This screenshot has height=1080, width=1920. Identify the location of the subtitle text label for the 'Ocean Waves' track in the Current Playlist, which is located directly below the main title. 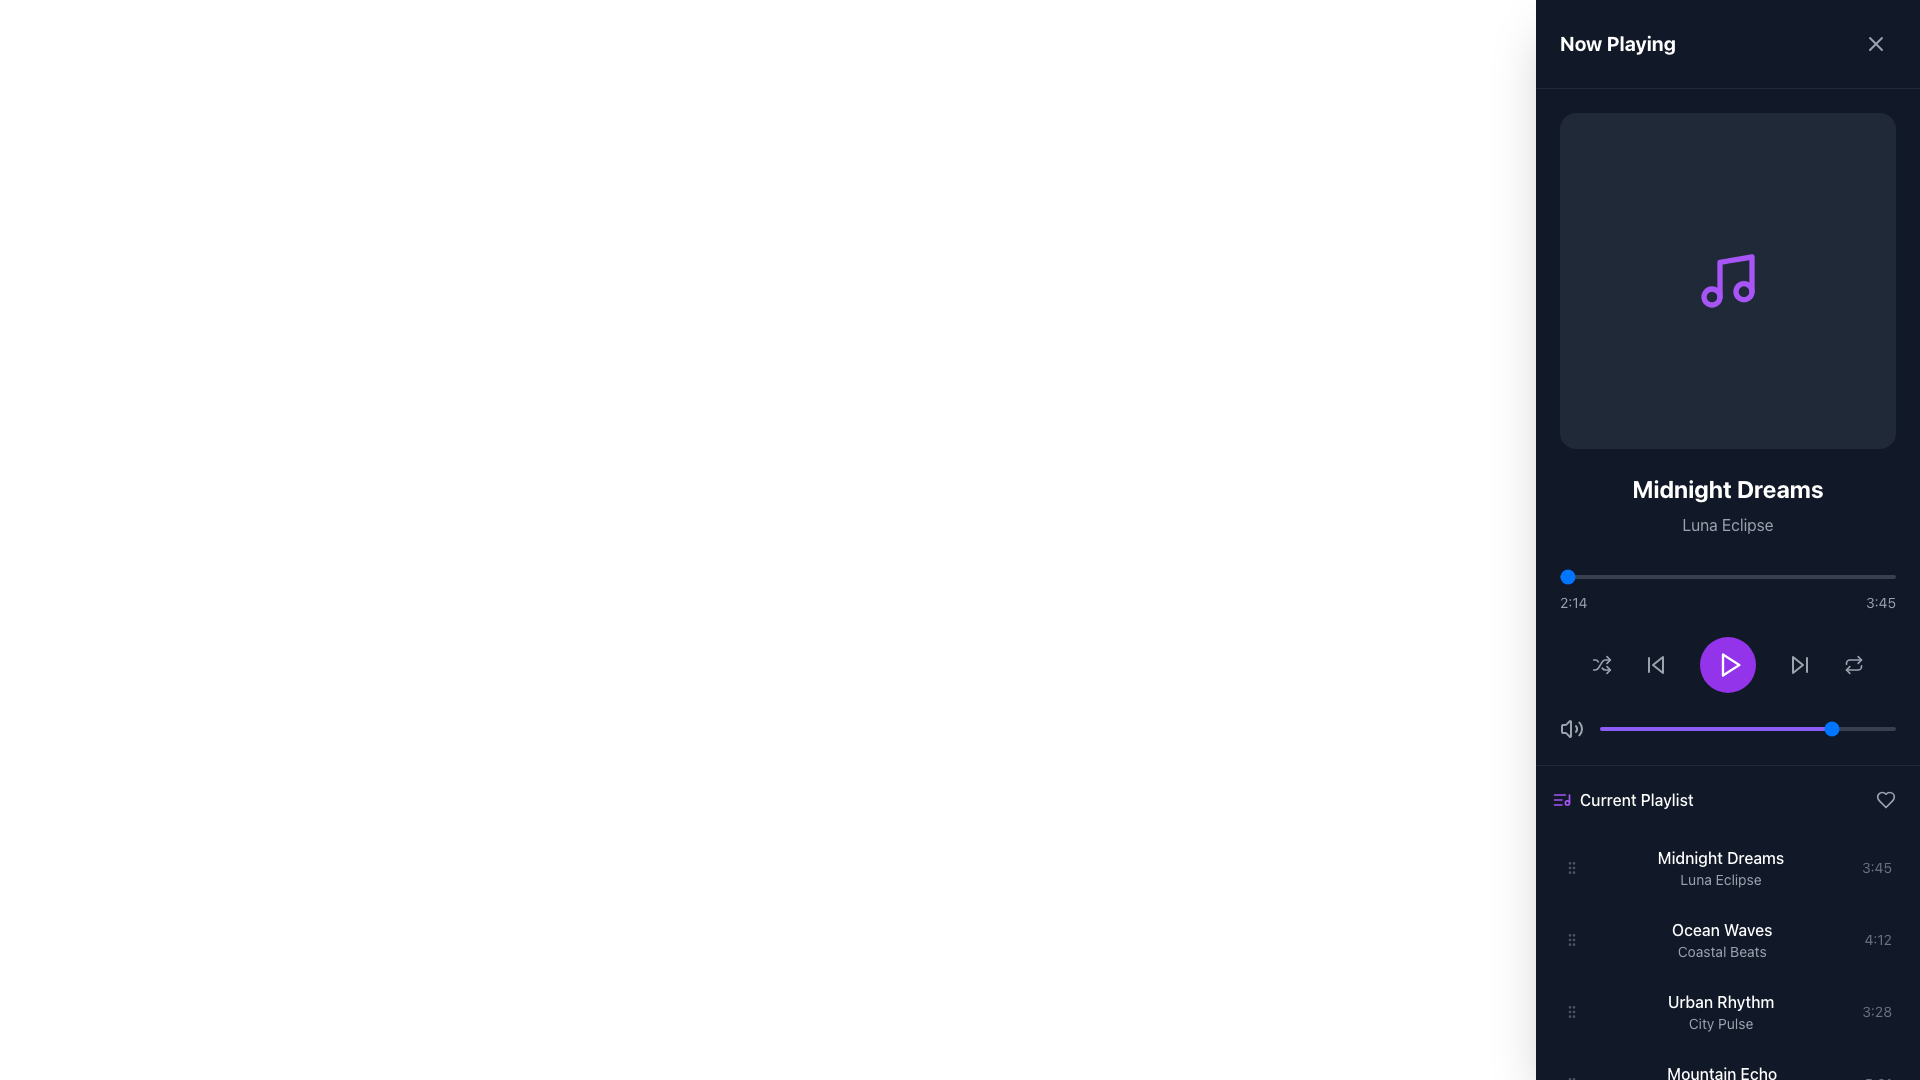
(1721, 951).